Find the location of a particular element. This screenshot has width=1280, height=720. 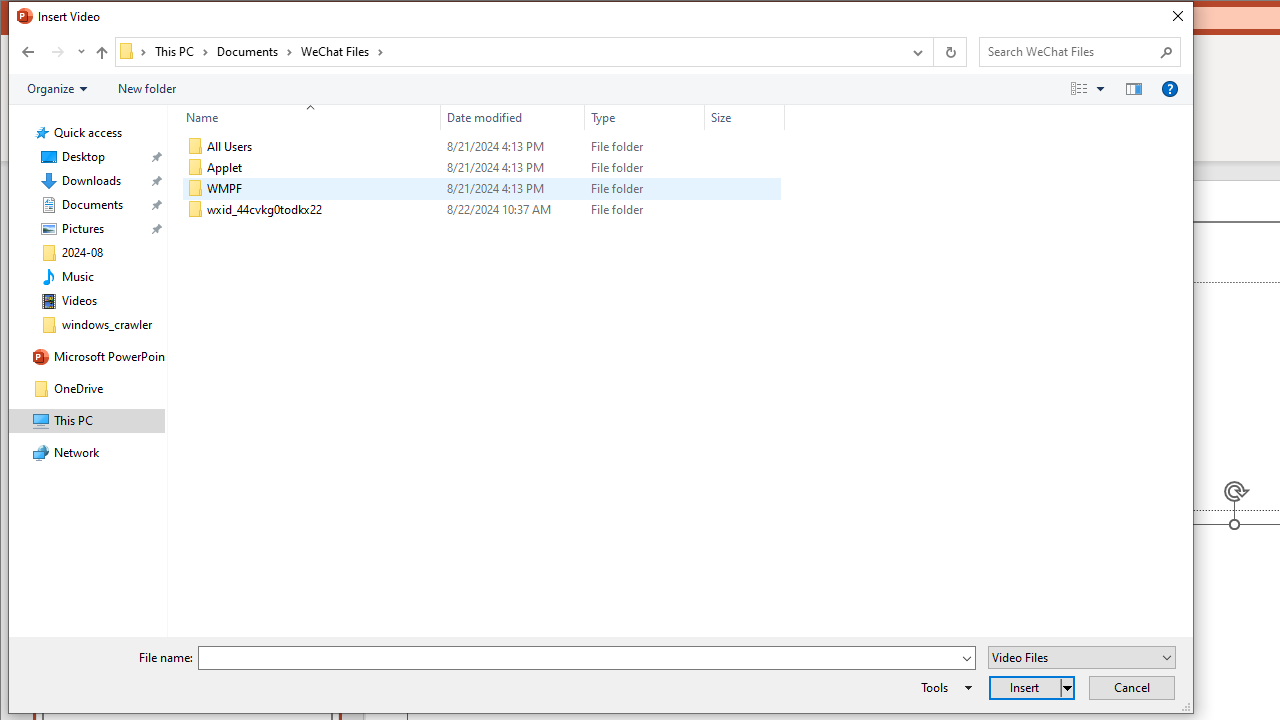

'Up band toolbar' is located at coordinates (100, 54).